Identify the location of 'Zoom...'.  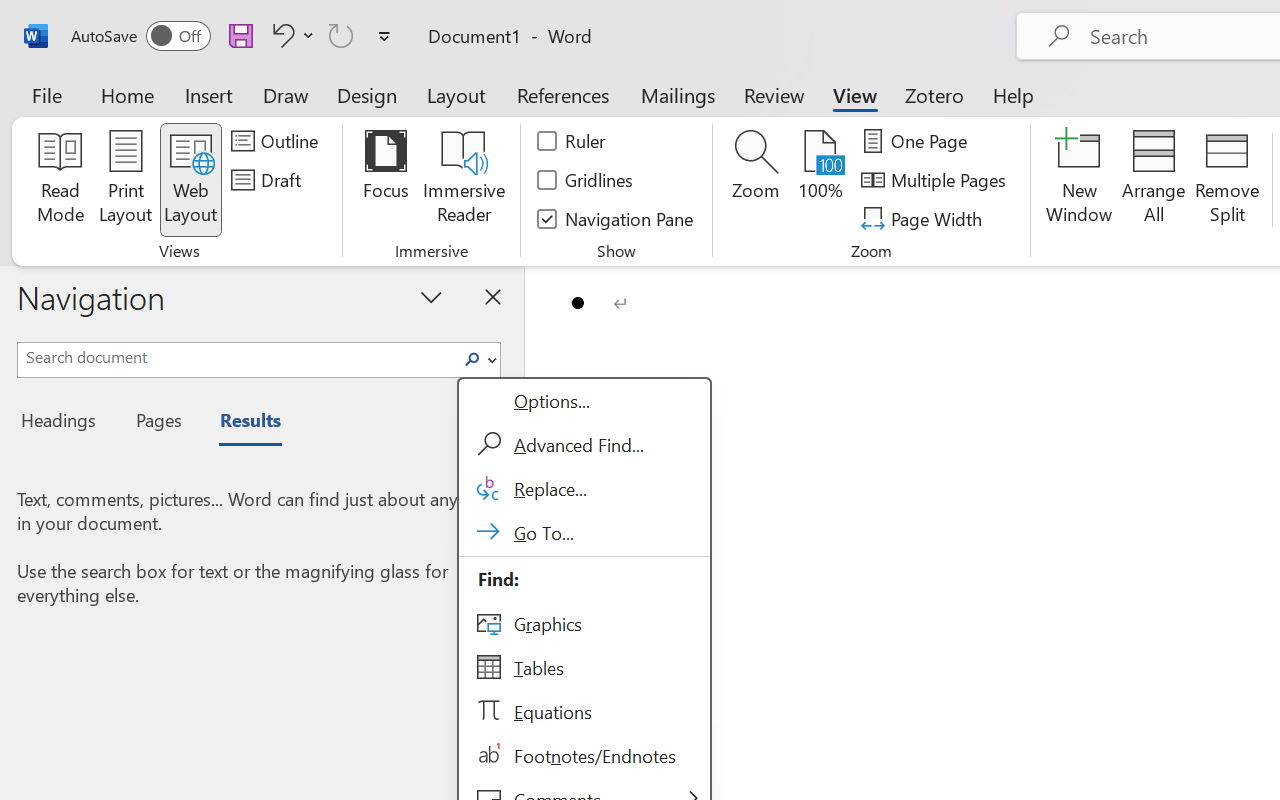
(754, 179).